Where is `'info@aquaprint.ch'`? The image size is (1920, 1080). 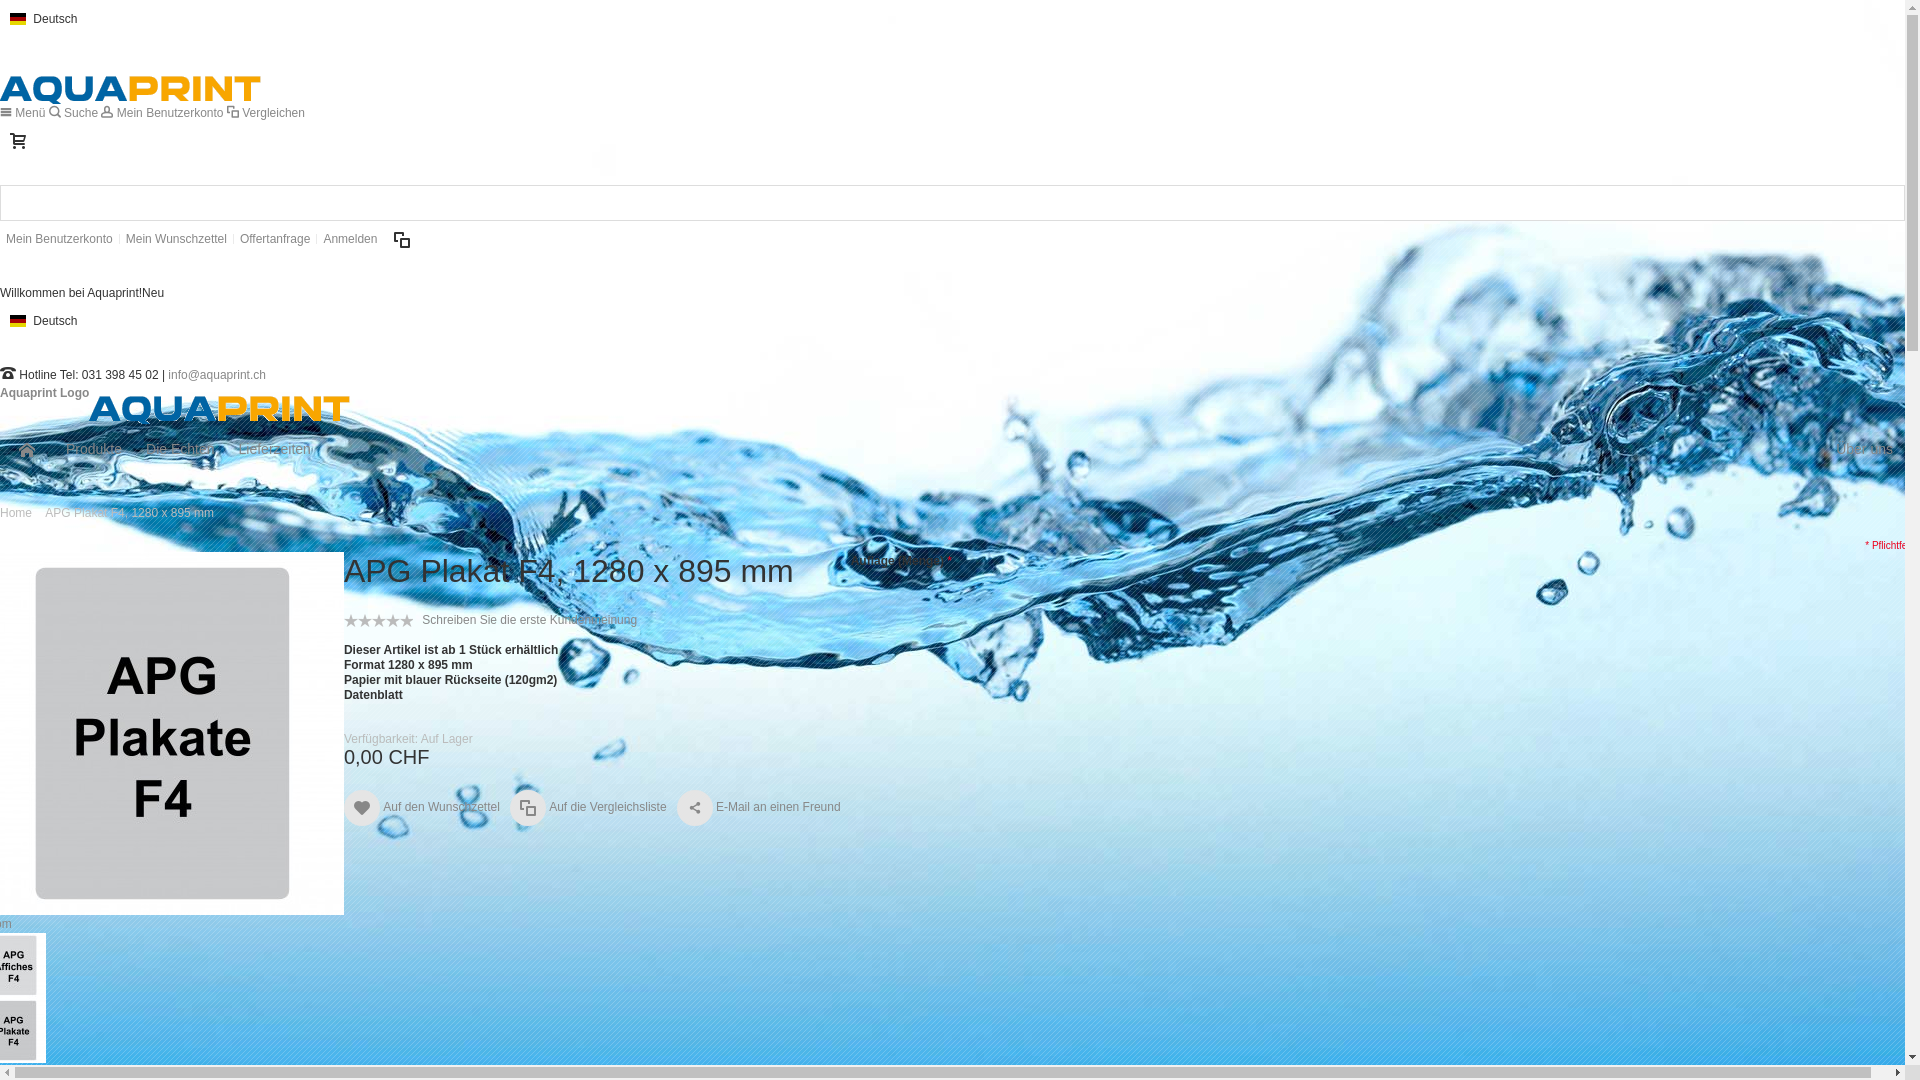
'info@aquaprint.ch' is located at coordinates (216, 374).